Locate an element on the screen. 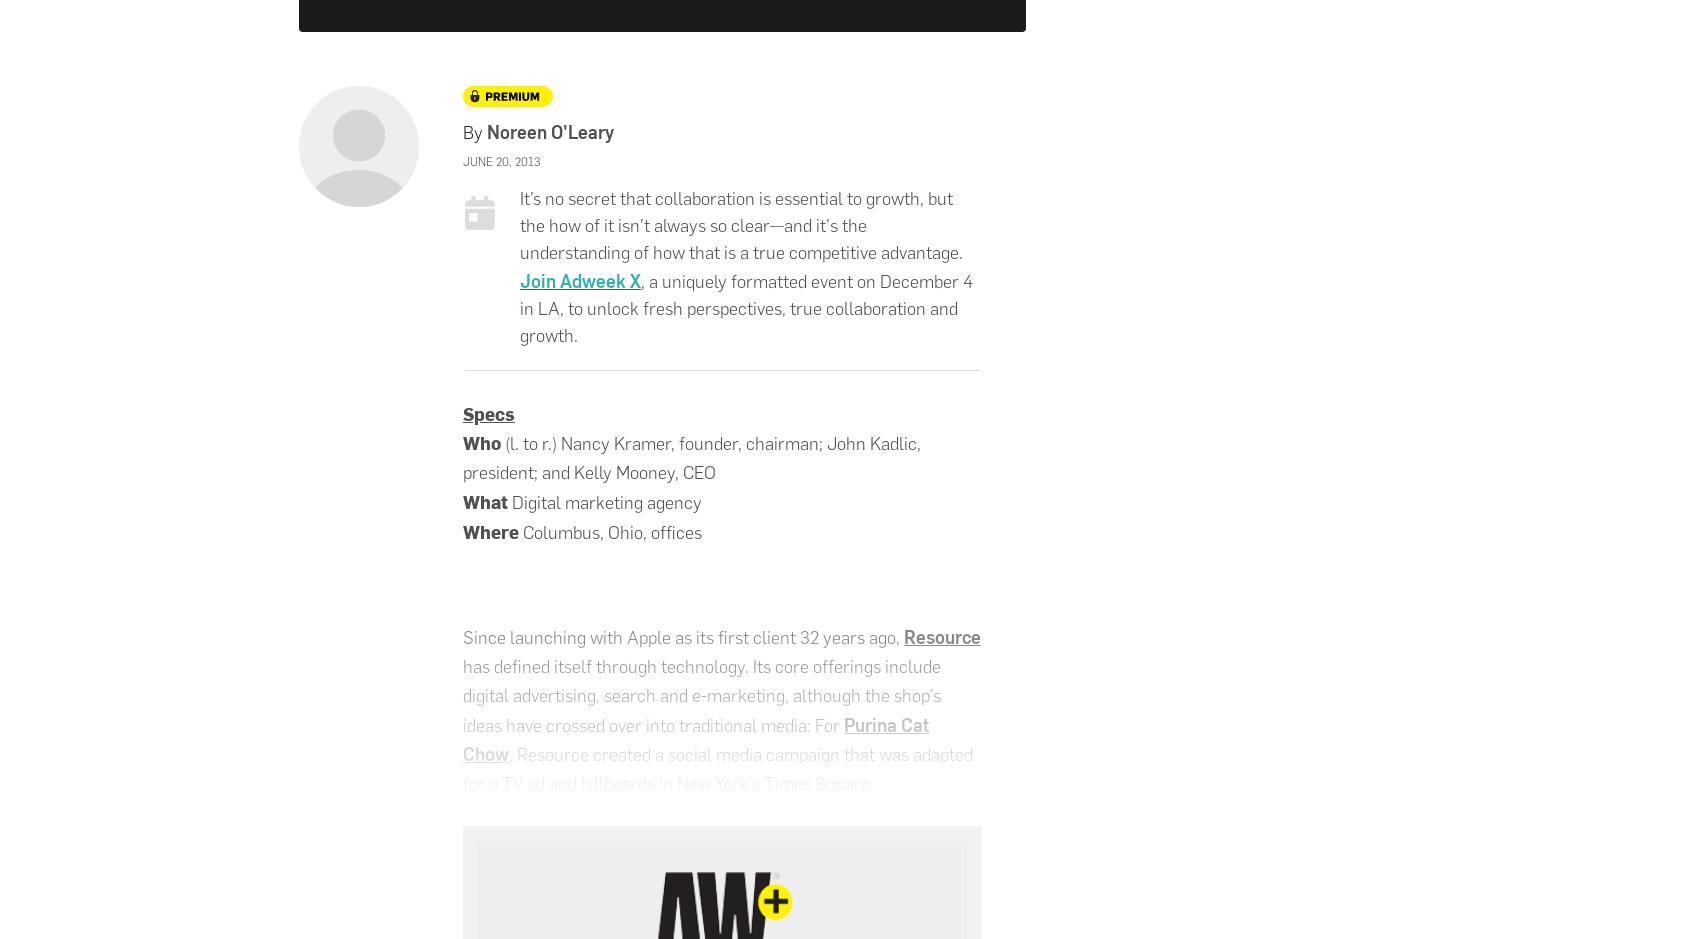 This screenshot has width=1707, height=939. 'Where' is located at coordinates (462, 530).